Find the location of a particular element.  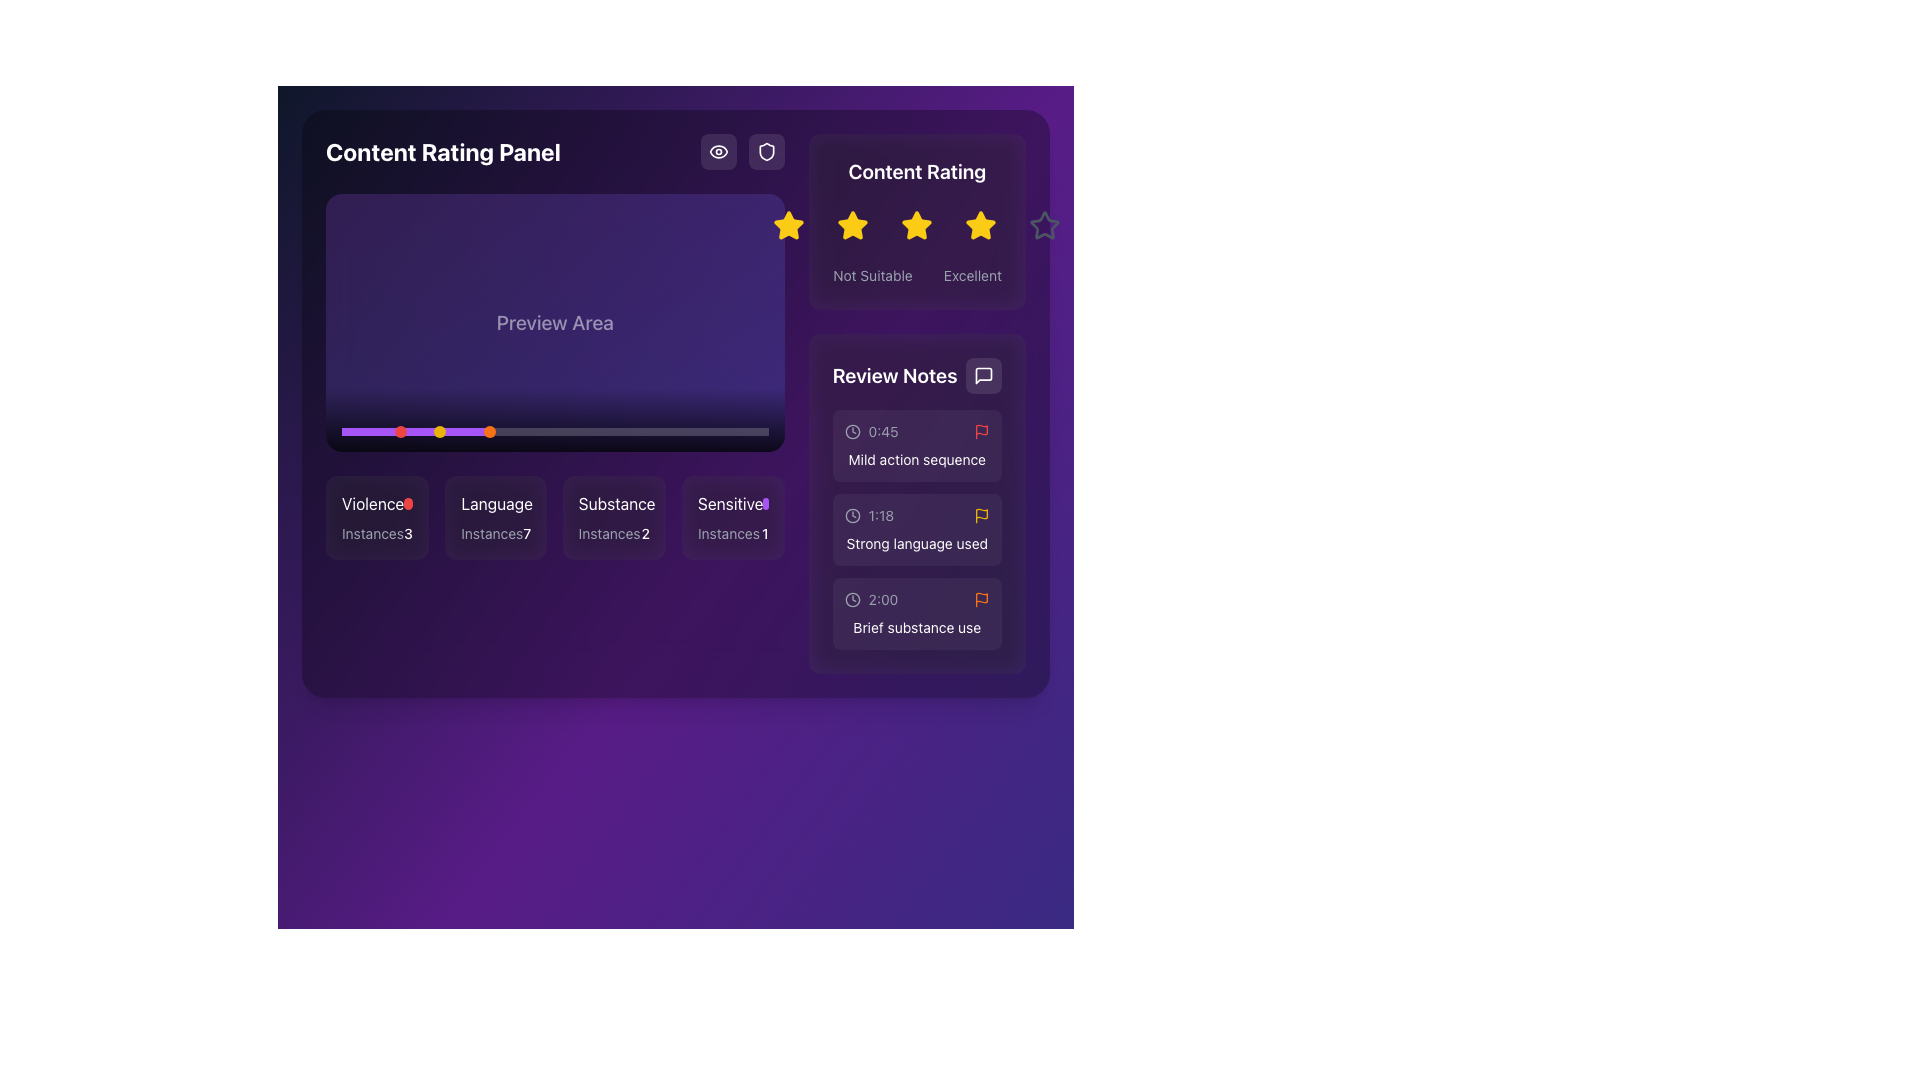

the Summary card representing the 'Sensitive' category, which displays the count of related instances ('1') and is the fourth card in a grid layout is located at coordinates (732, 516).